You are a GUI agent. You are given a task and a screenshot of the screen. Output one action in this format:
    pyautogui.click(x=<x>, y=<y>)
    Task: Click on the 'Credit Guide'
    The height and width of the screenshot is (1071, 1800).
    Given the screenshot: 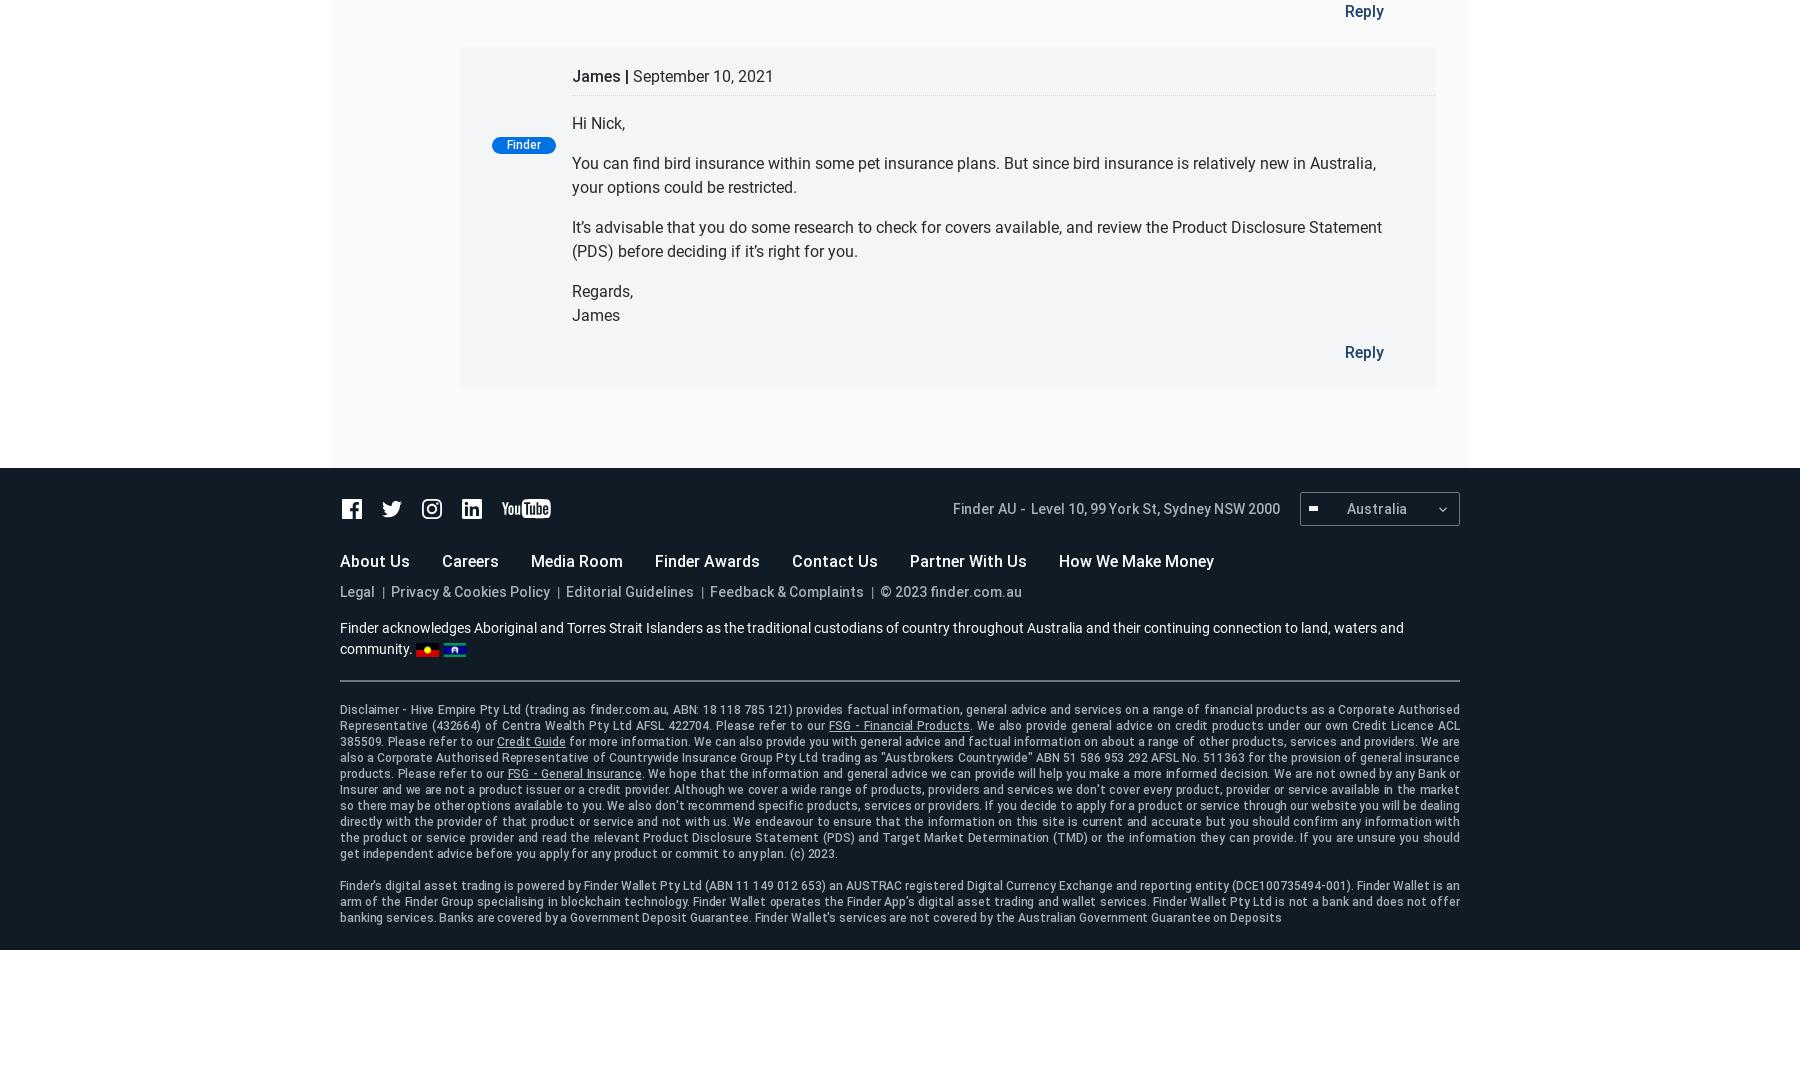 What is the action you would take?
    pyautogui.click(x=495, y=741)
    